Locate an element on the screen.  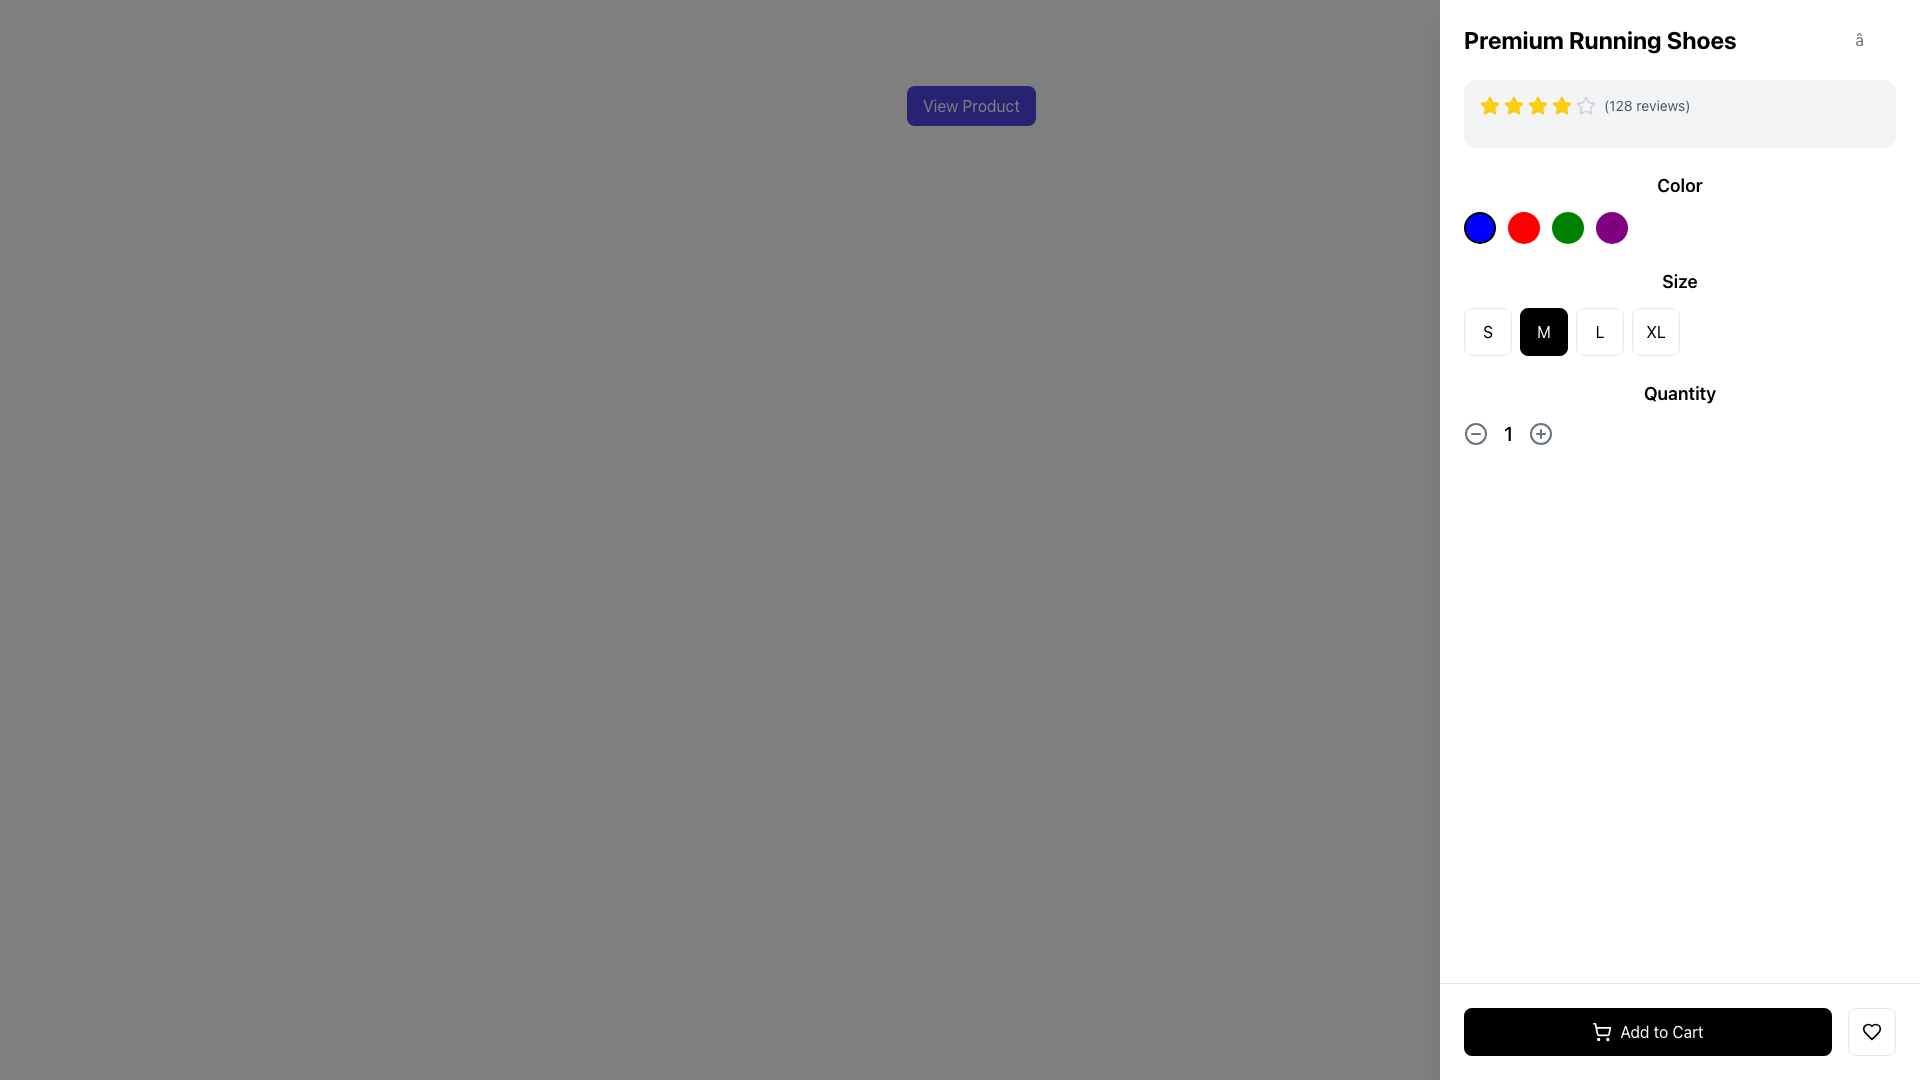
the second star icon in the rating system is located at coordinates (1536, 105).